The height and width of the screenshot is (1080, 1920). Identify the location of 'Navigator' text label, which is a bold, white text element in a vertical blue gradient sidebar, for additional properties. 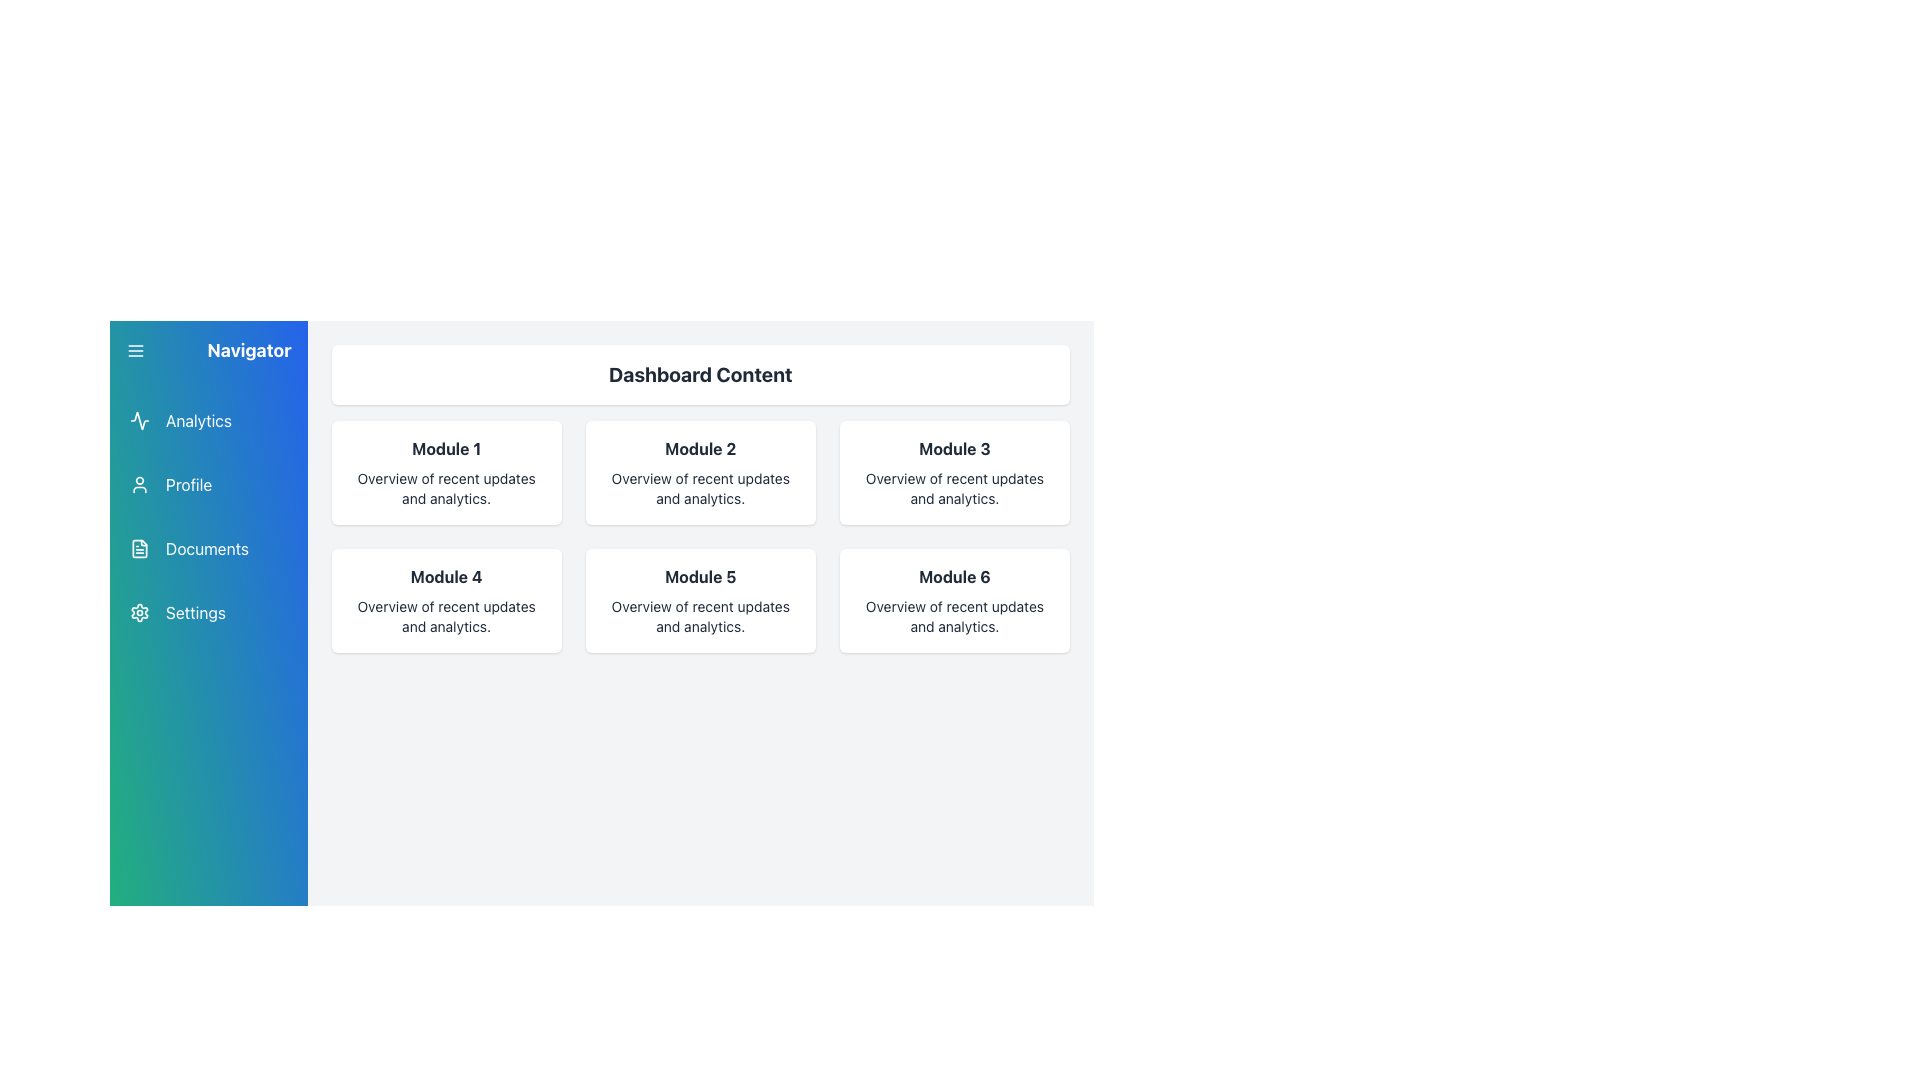
(248, 350).